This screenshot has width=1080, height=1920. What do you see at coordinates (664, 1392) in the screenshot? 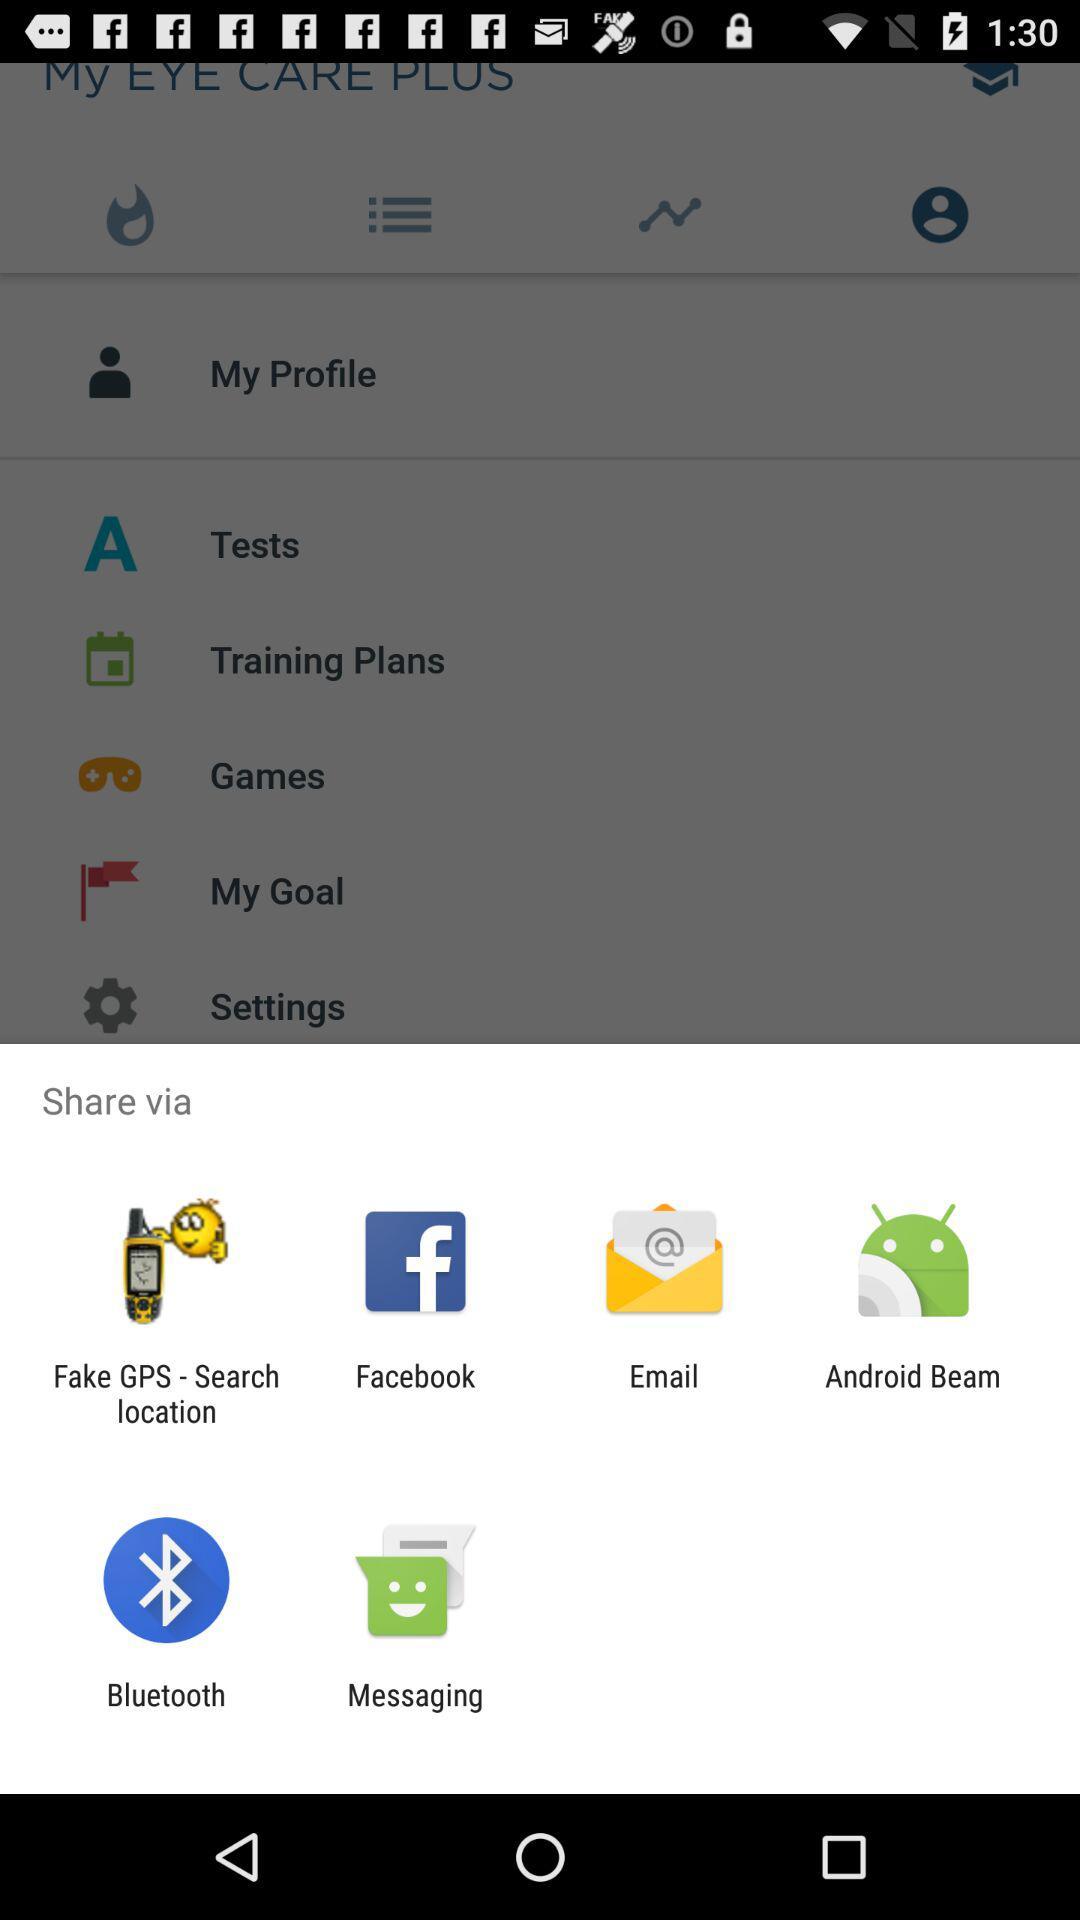
I see `email item` at bounding box center [664, 1392].